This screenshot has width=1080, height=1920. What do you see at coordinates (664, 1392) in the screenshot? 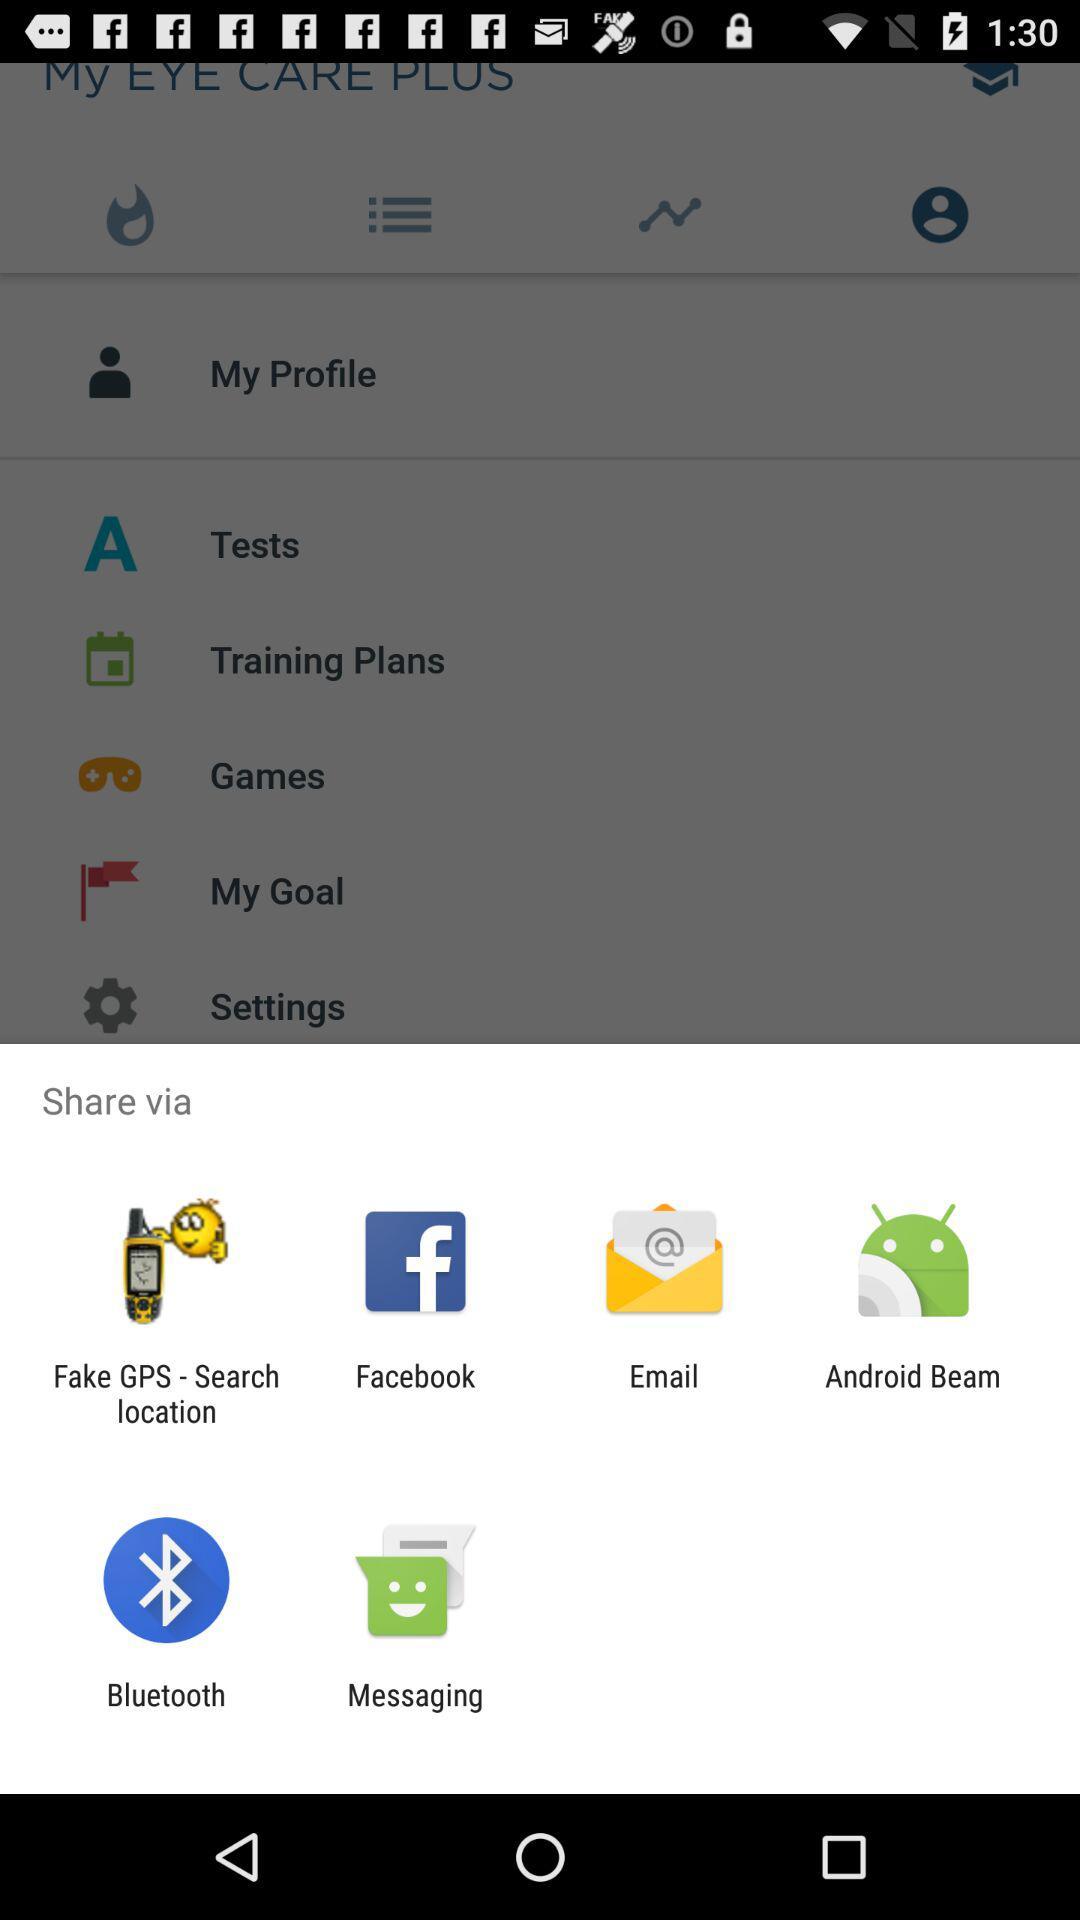
I see `email item` at bounding box center [664, 1392].